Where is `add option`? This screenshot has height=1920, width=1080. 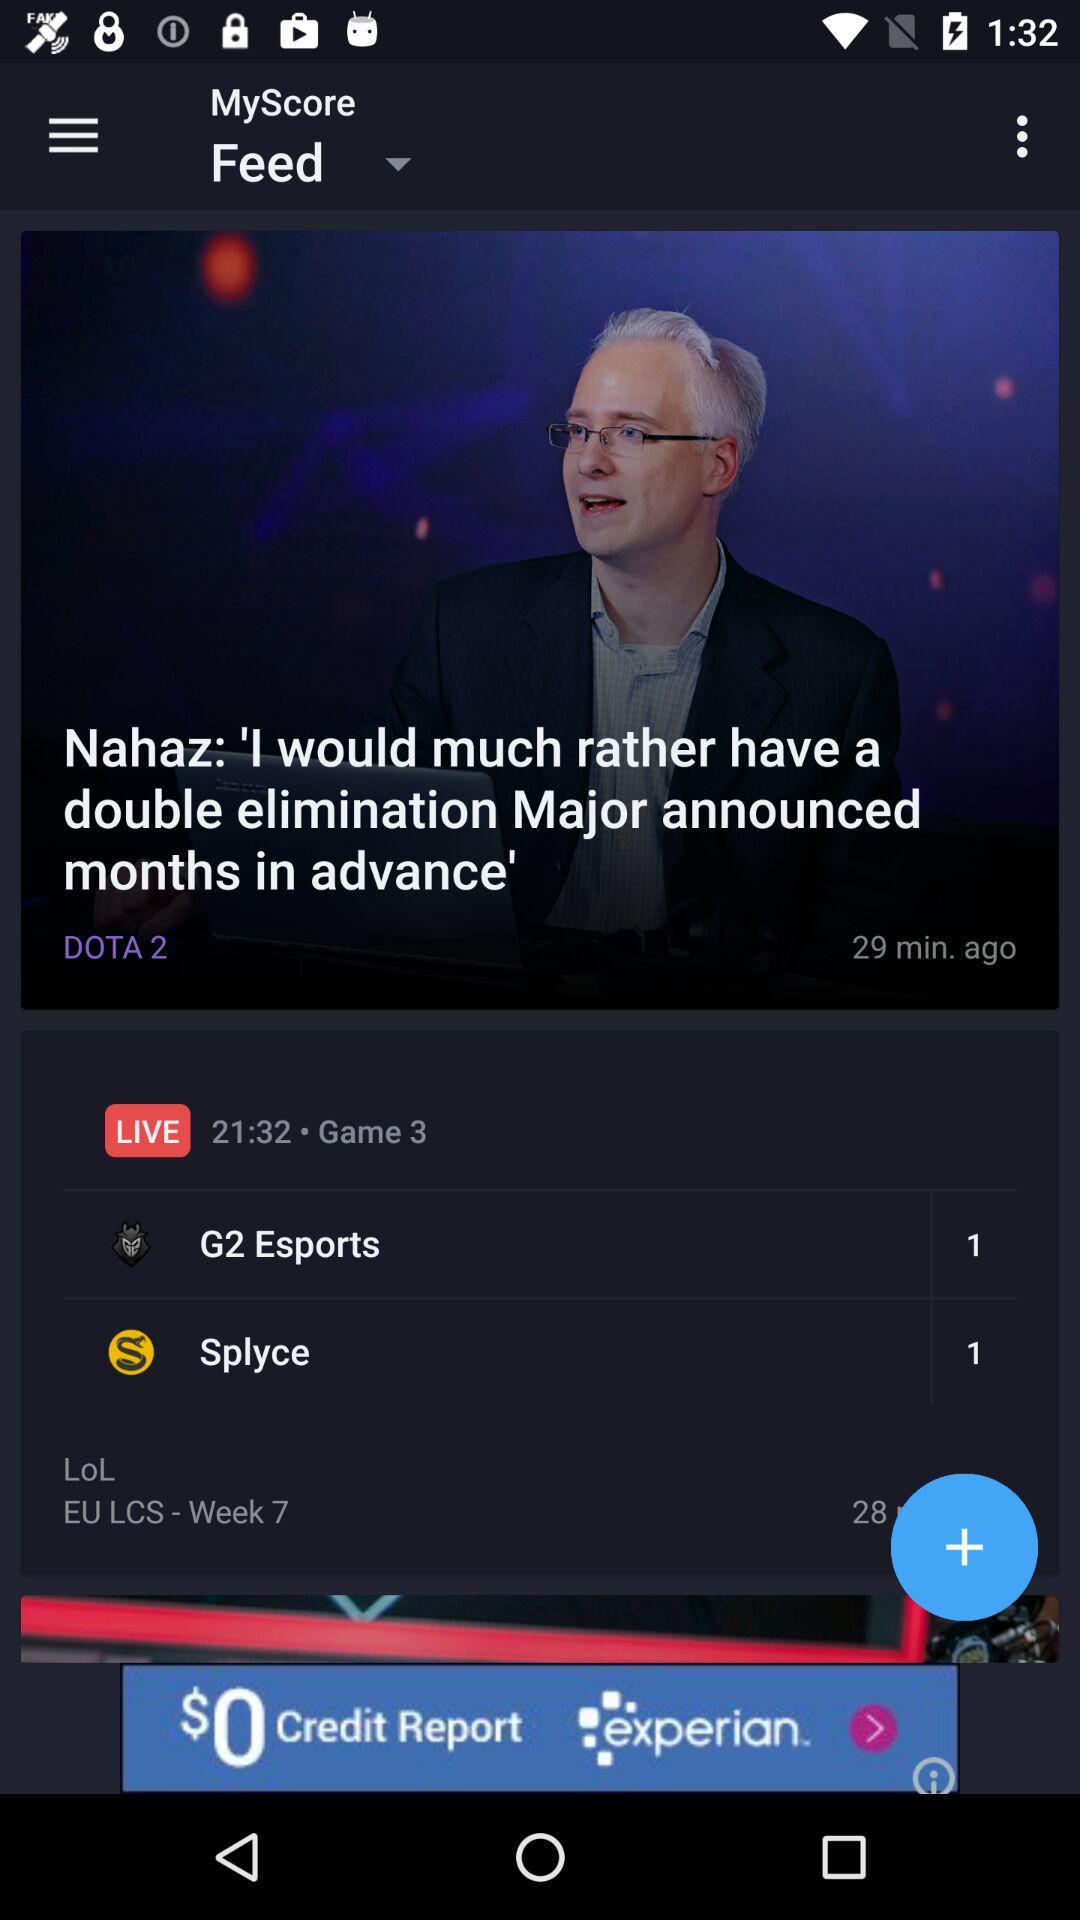 add option is located at coordinates (963, 1546).